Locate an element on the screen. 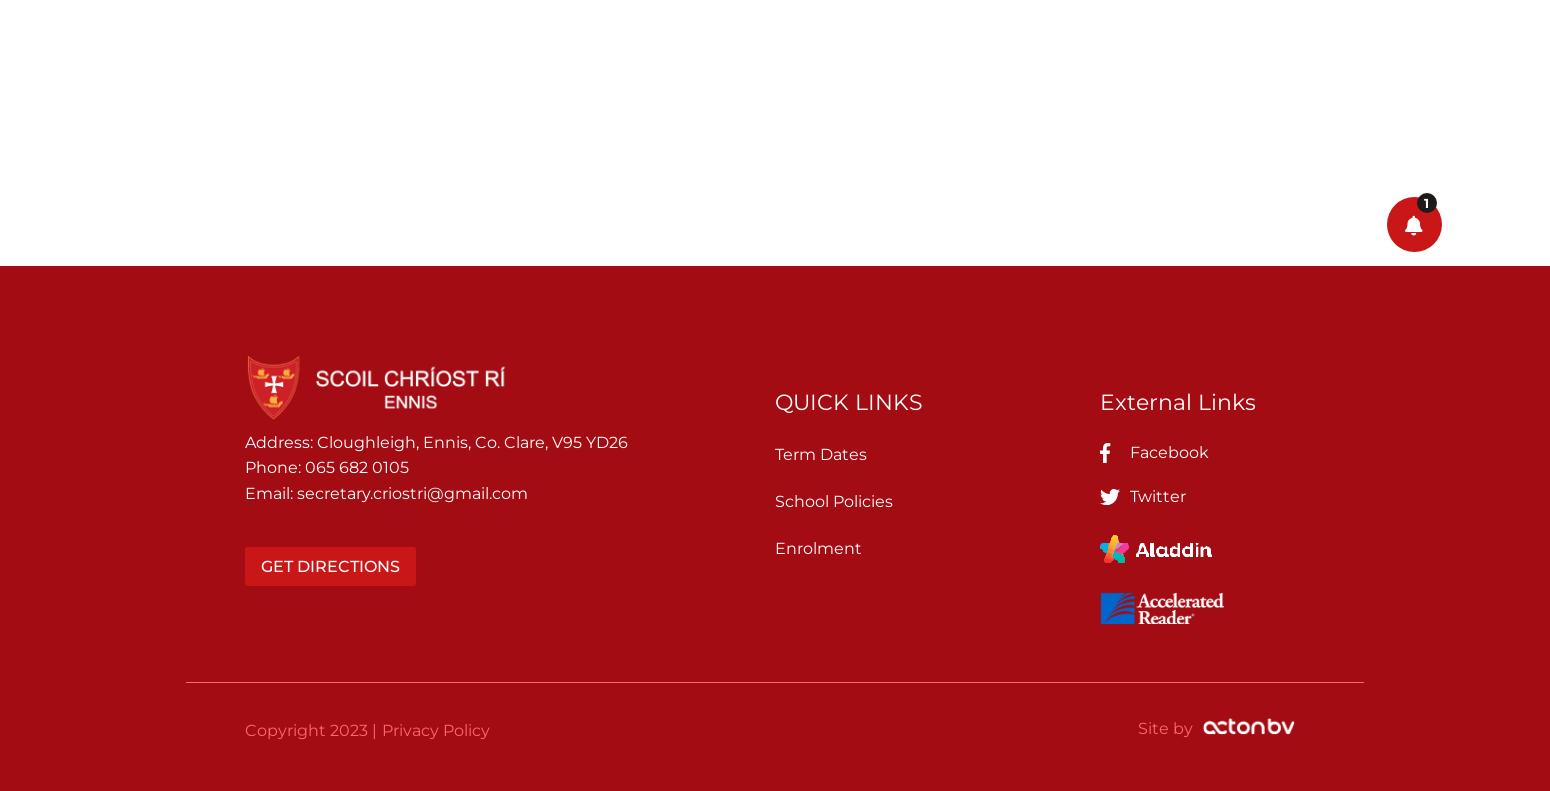 The height and width of the screenshot is (791, 1550). 'Privacy Policy' is located at coordinates (381, 728).